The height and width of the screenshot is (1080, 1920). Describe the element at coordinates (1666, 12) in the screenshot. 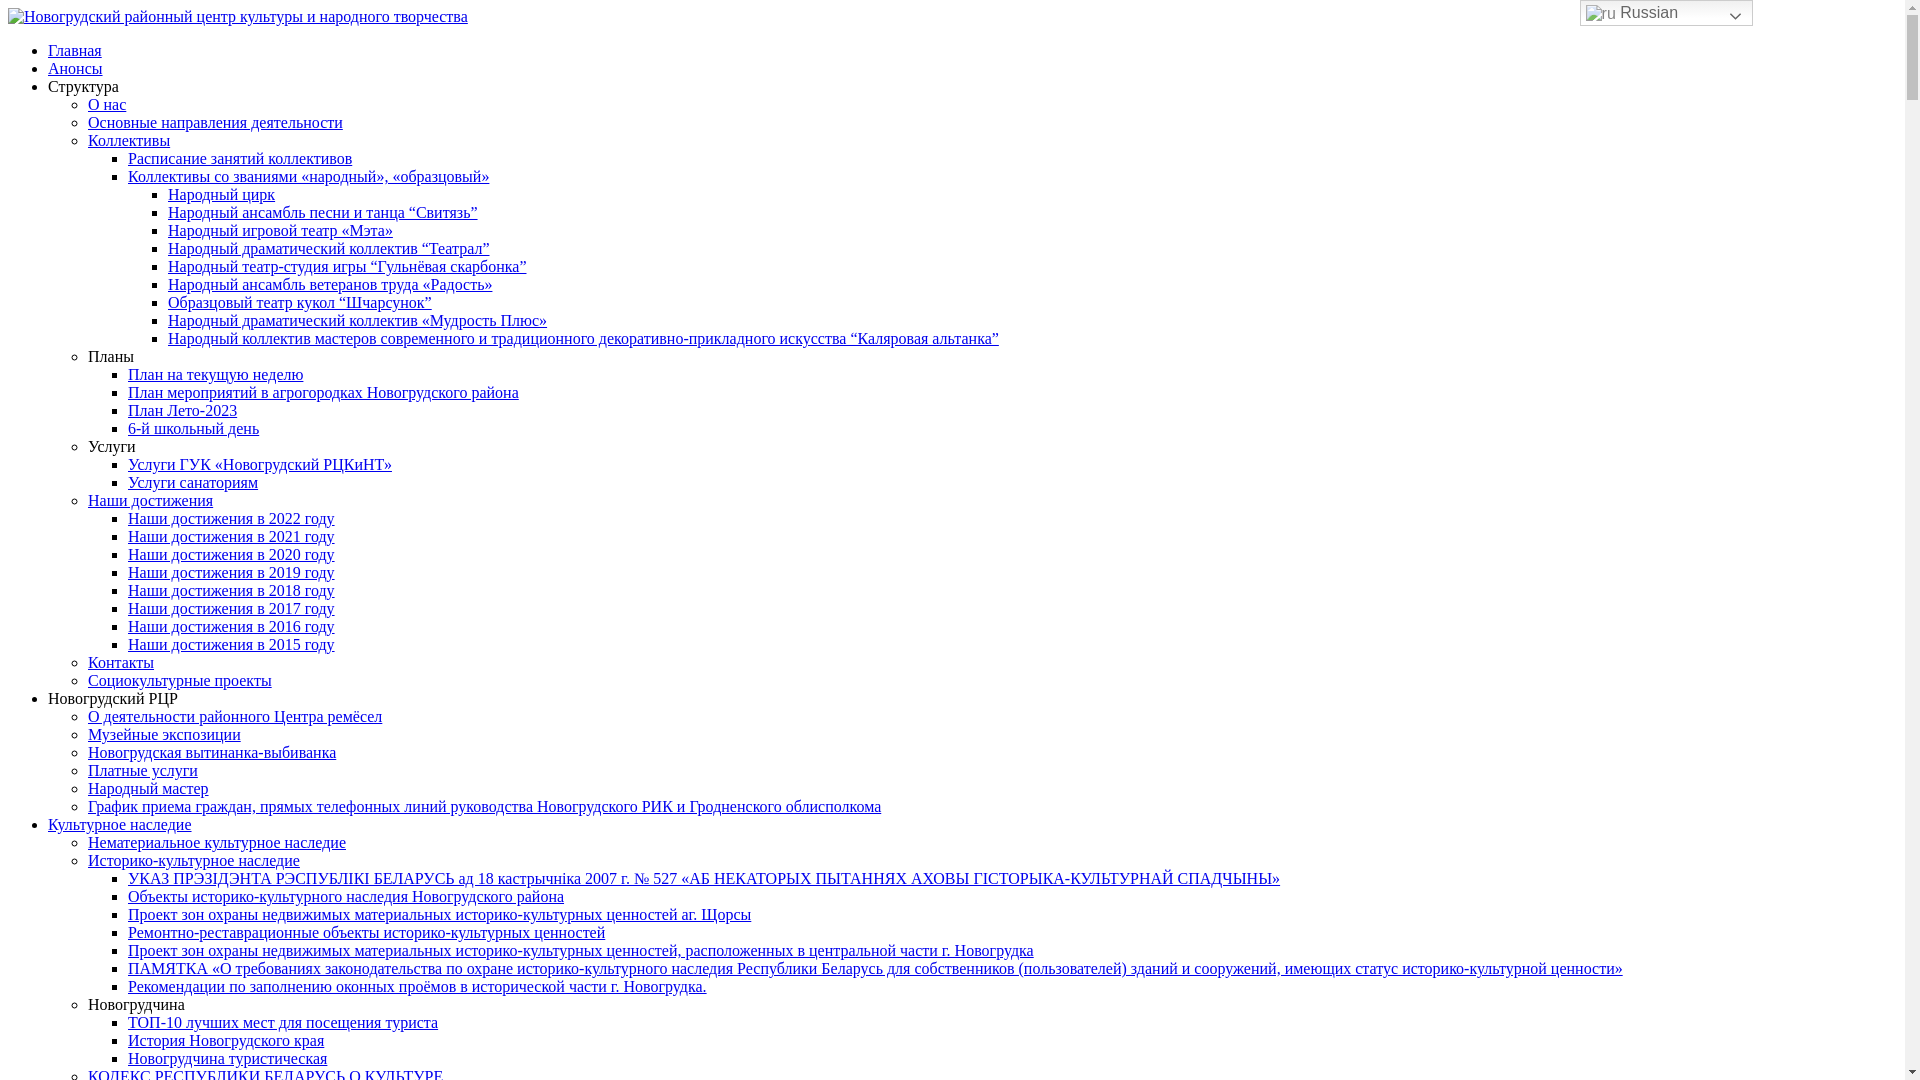

I see `'Russian'` at that location.